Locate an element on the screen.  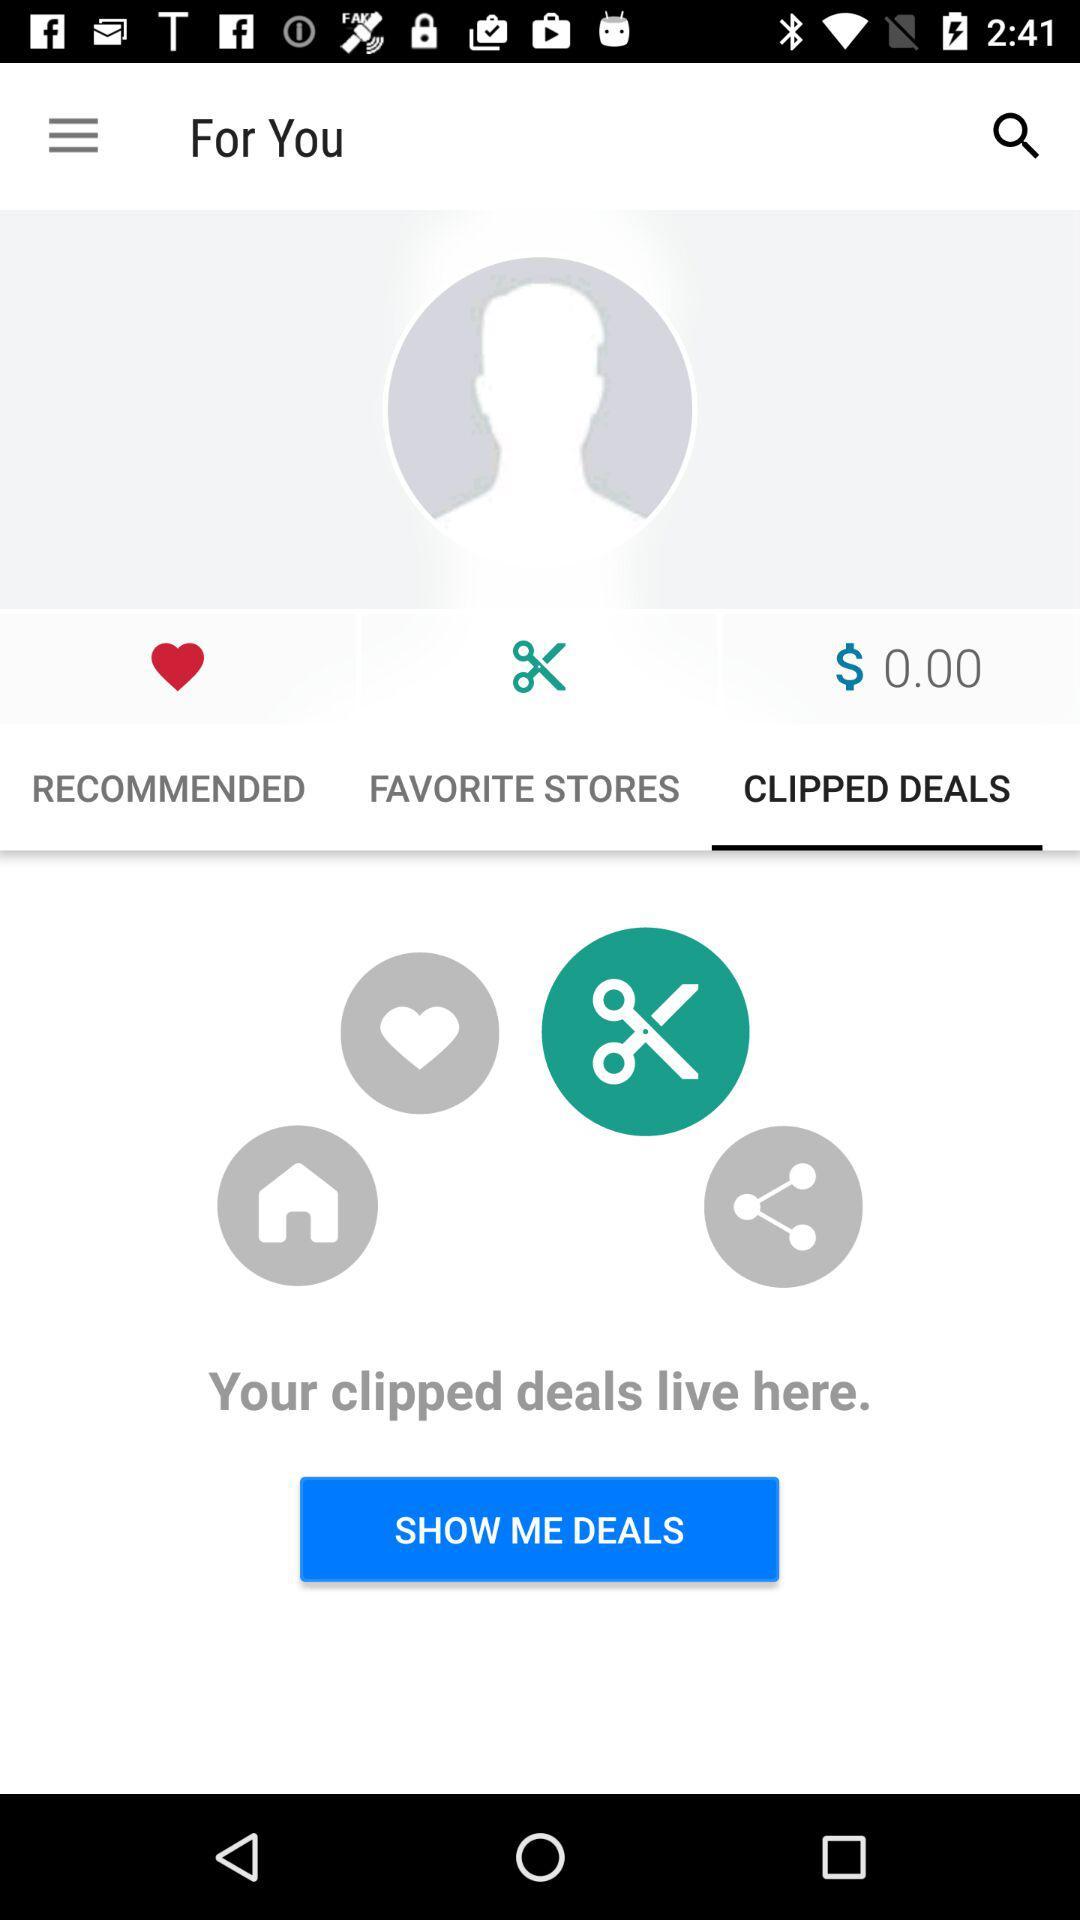
the icon next to for you is located at coordinates (72, 135).